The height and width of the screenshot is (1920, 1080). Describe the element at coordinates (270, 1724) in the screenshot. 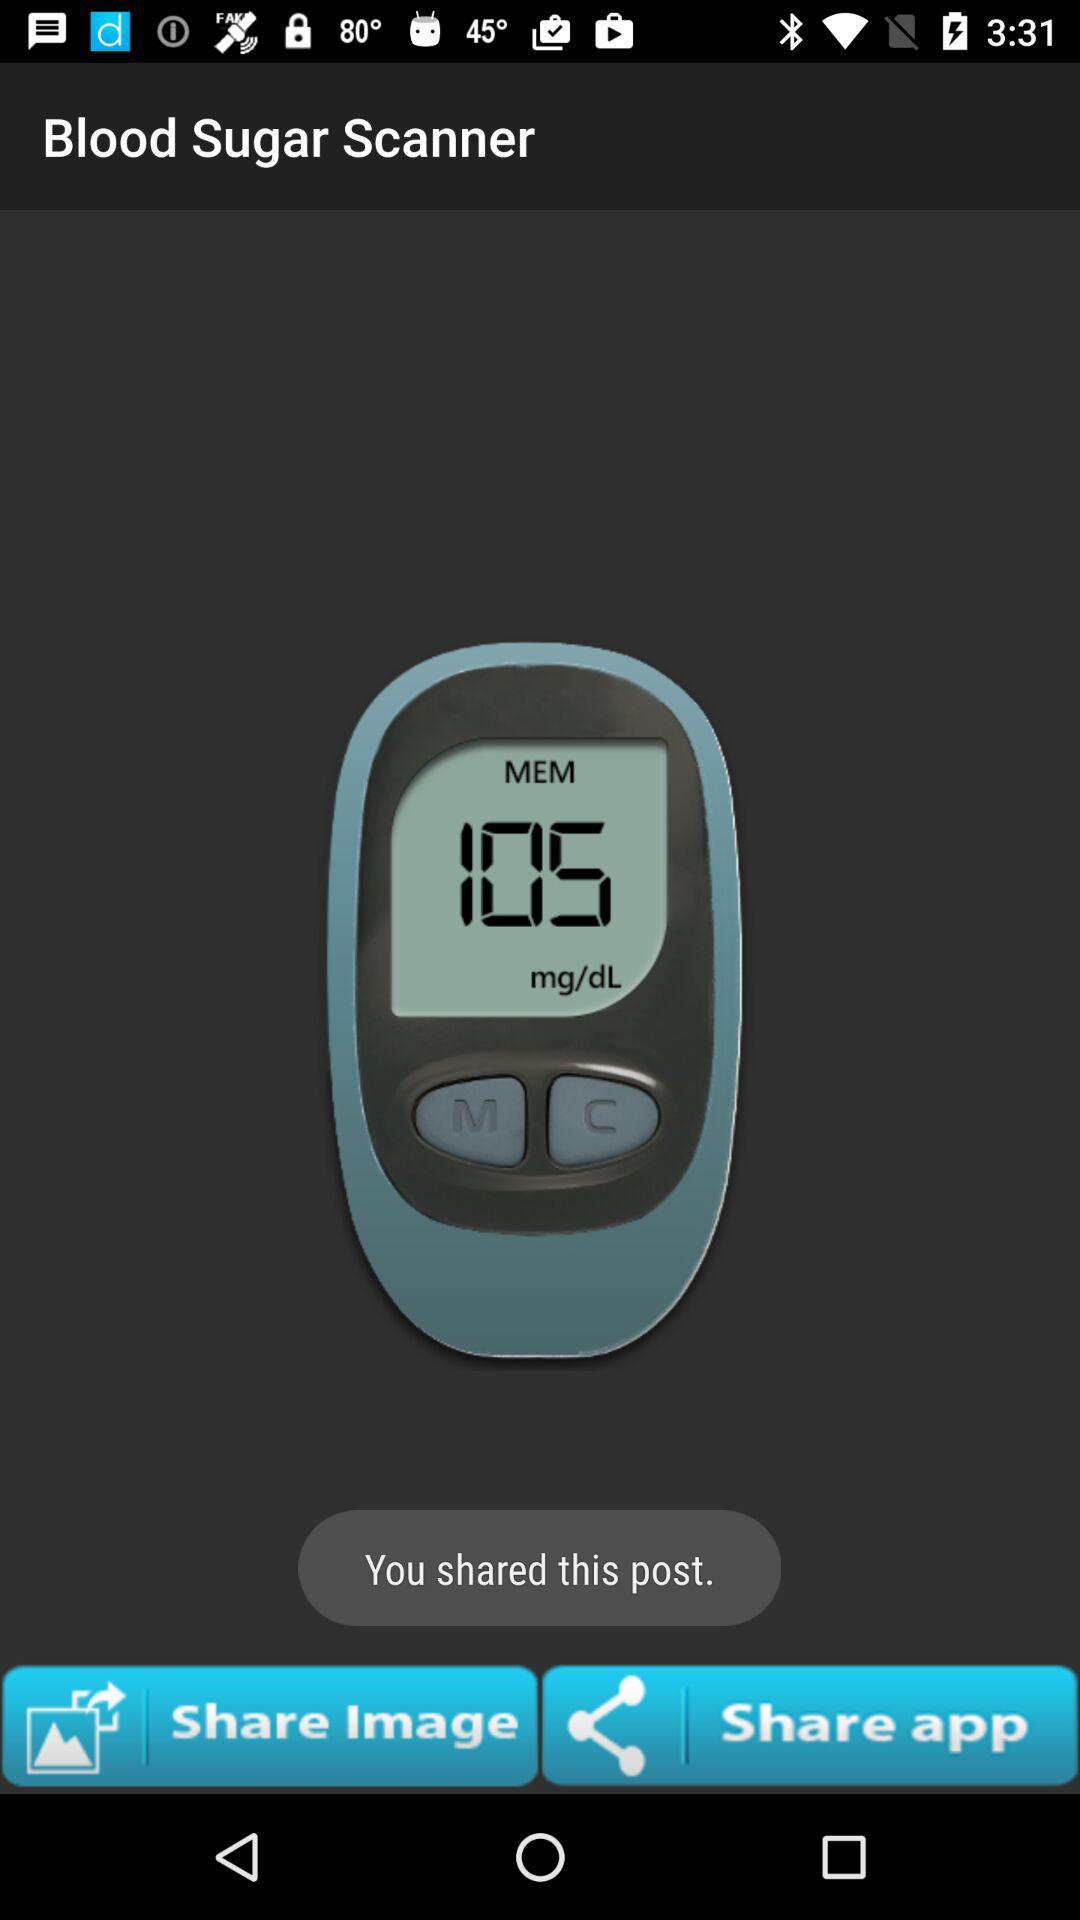

I see `share image` at that location.